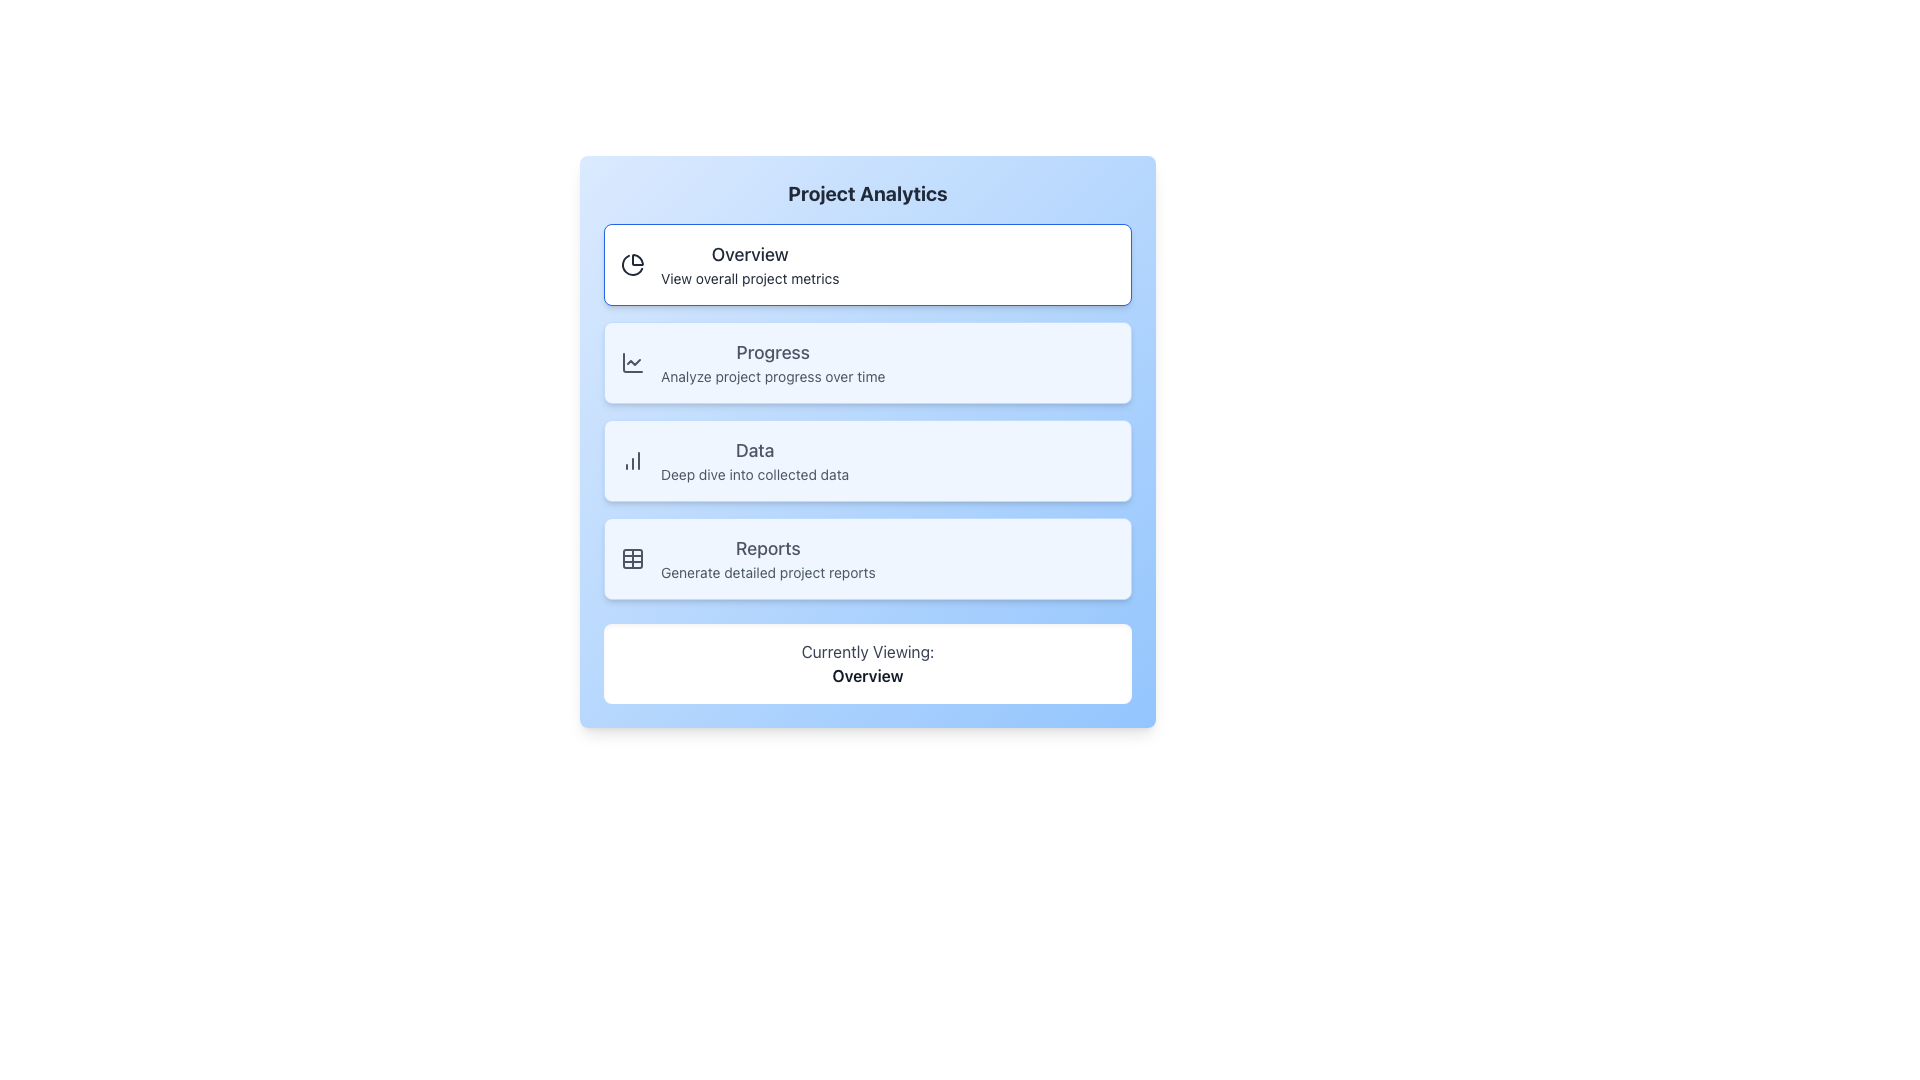 The image size is (1920, 1080). Describe the element at coordinates (632, 559) in the screenshot. I see `the 'Reports' icon located in the vertical navigation menu, which is positioned to the left of the text 'Reports Generate detailed project reports'` at that location.